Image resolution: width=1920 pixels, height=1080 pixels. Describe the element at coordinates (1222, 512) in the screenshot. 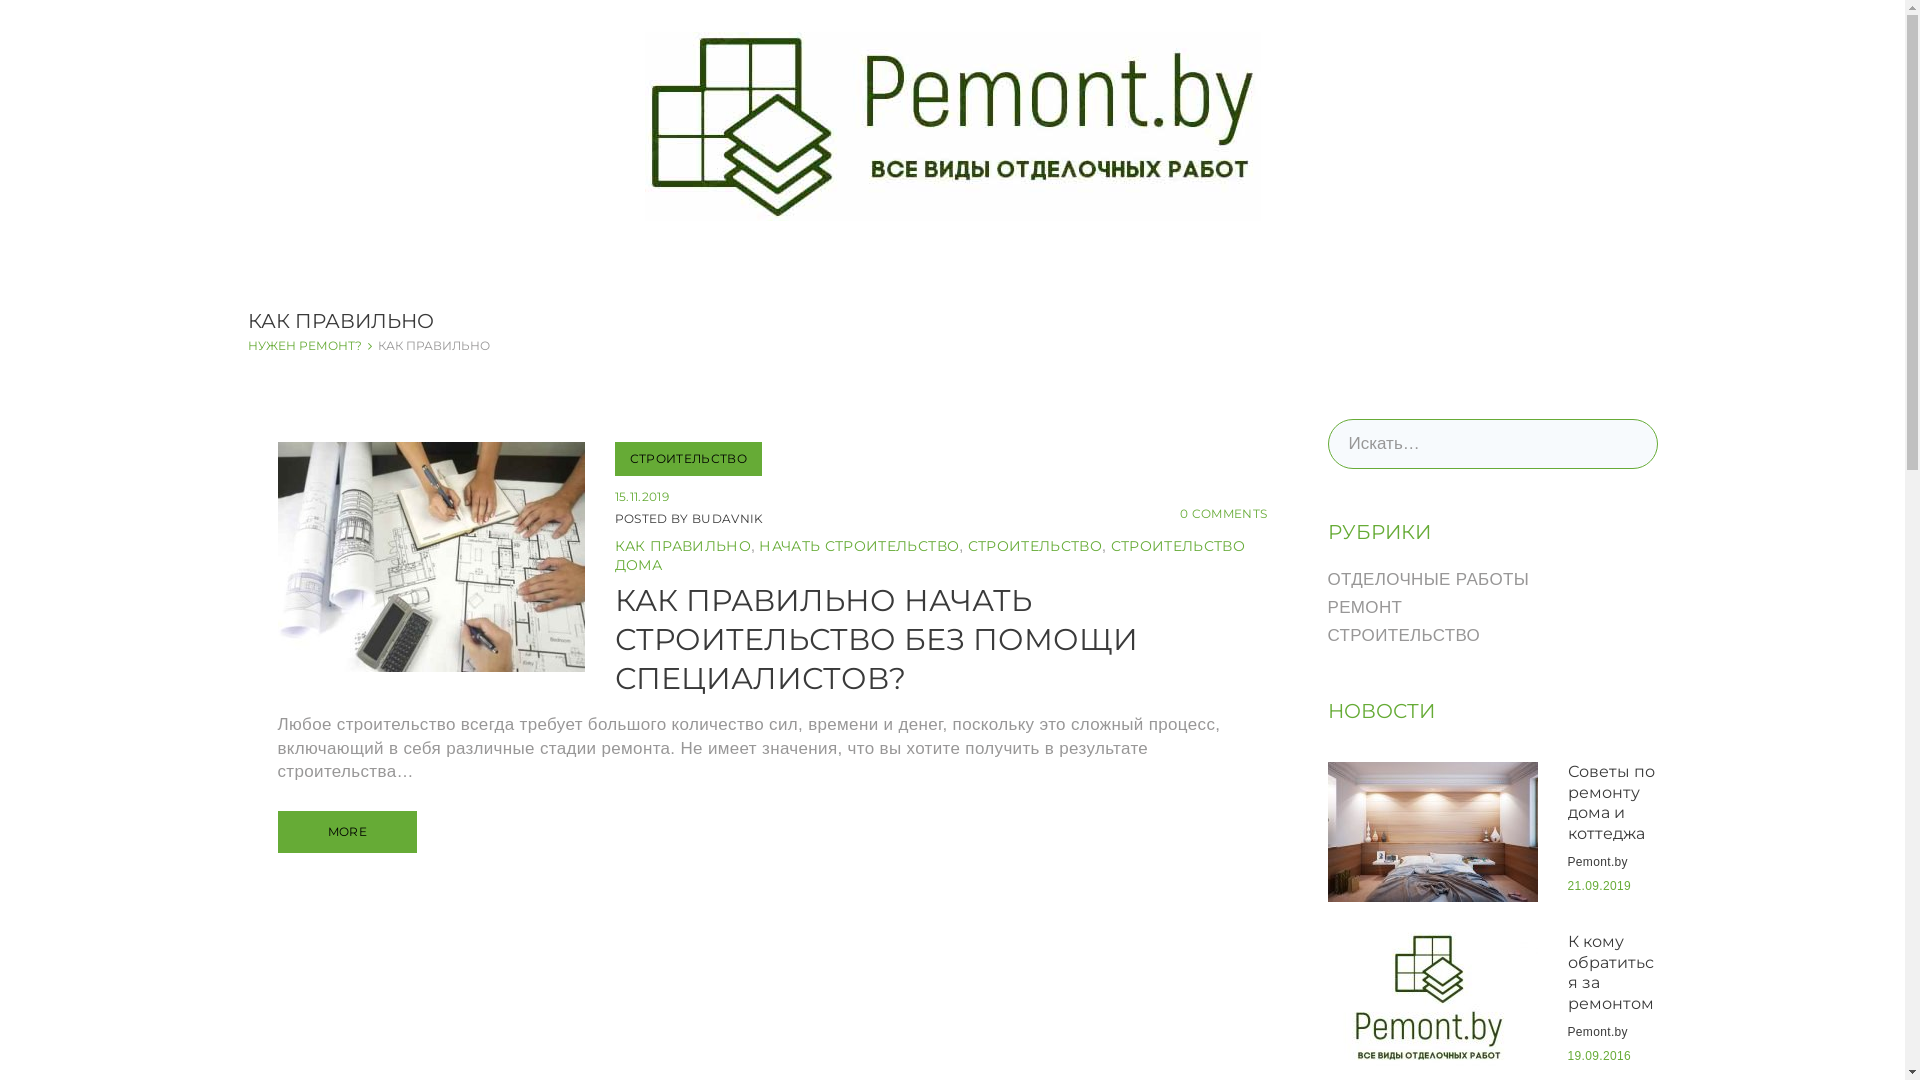

I see `'0 COMMENTS'` at that location.